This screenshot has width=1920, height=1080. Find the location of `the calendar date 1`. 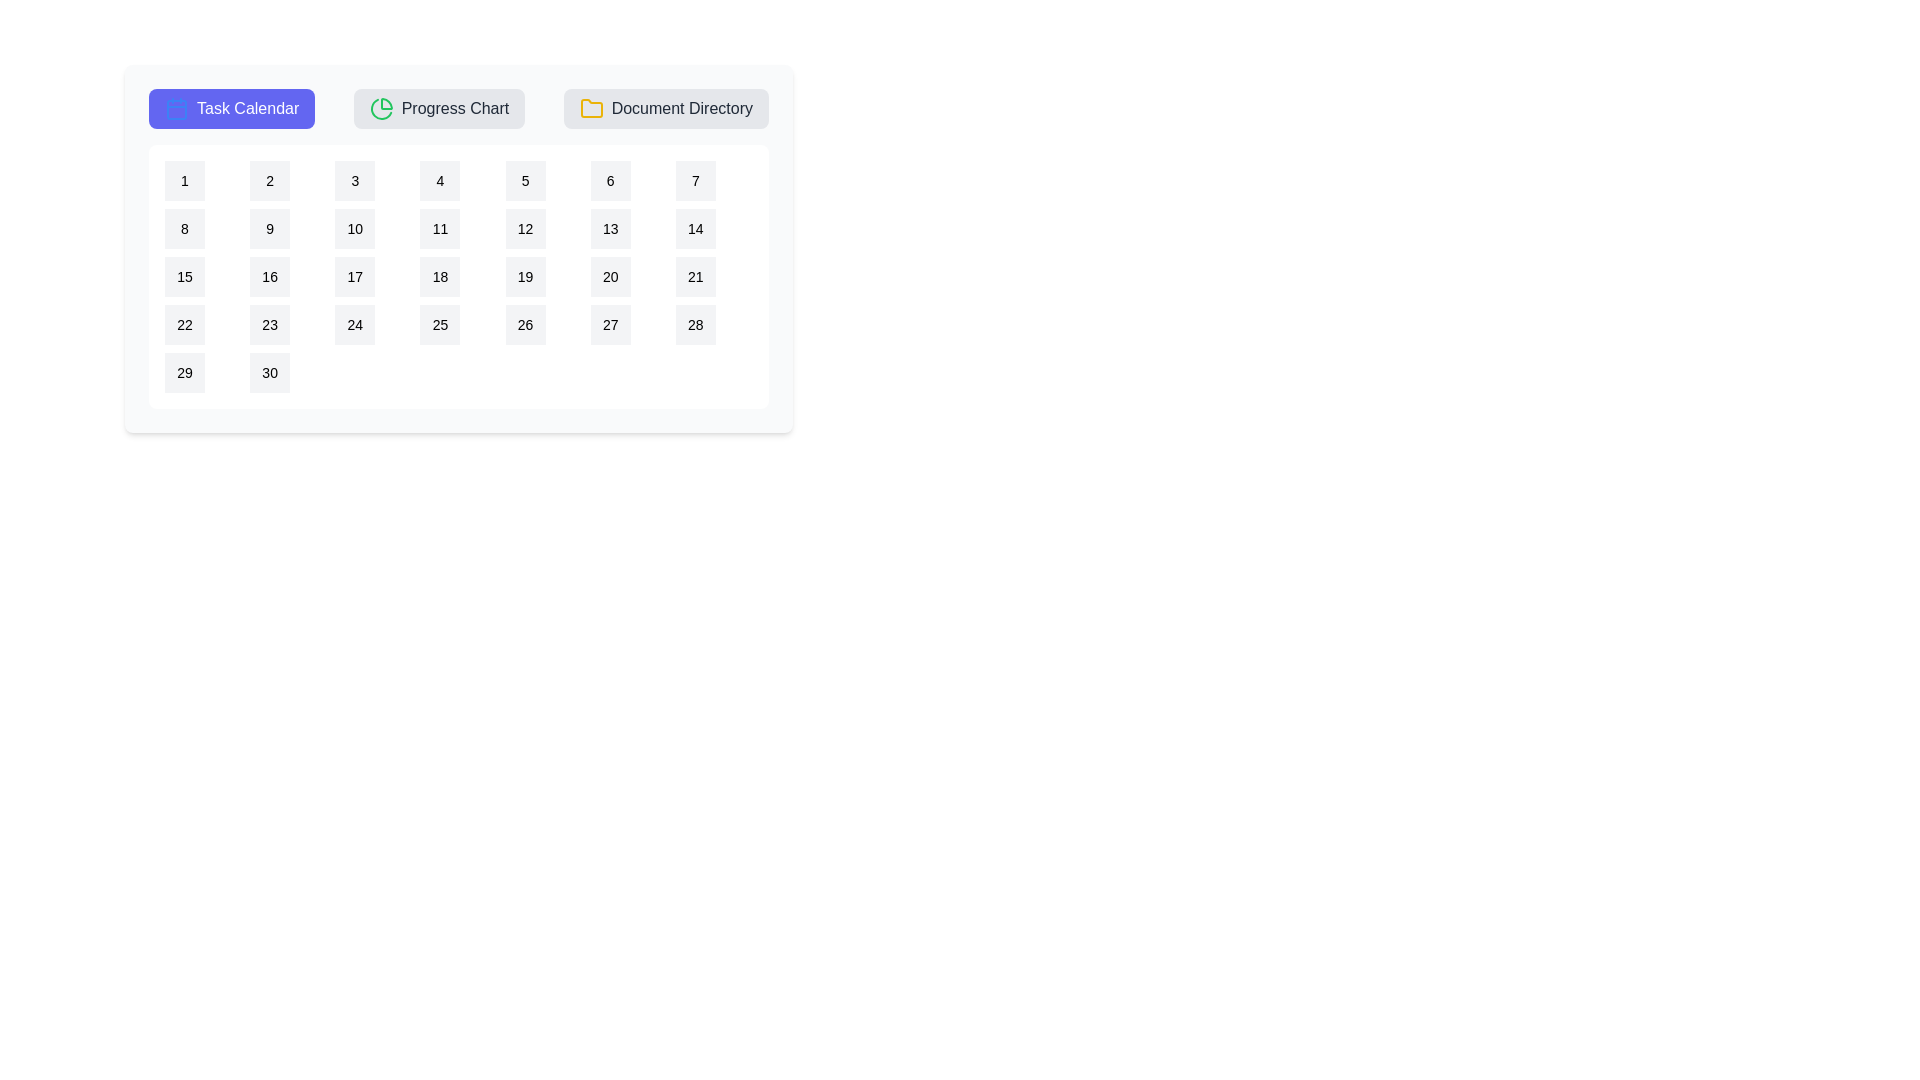

the calendar date 1 is located at coordinates (185, 181).